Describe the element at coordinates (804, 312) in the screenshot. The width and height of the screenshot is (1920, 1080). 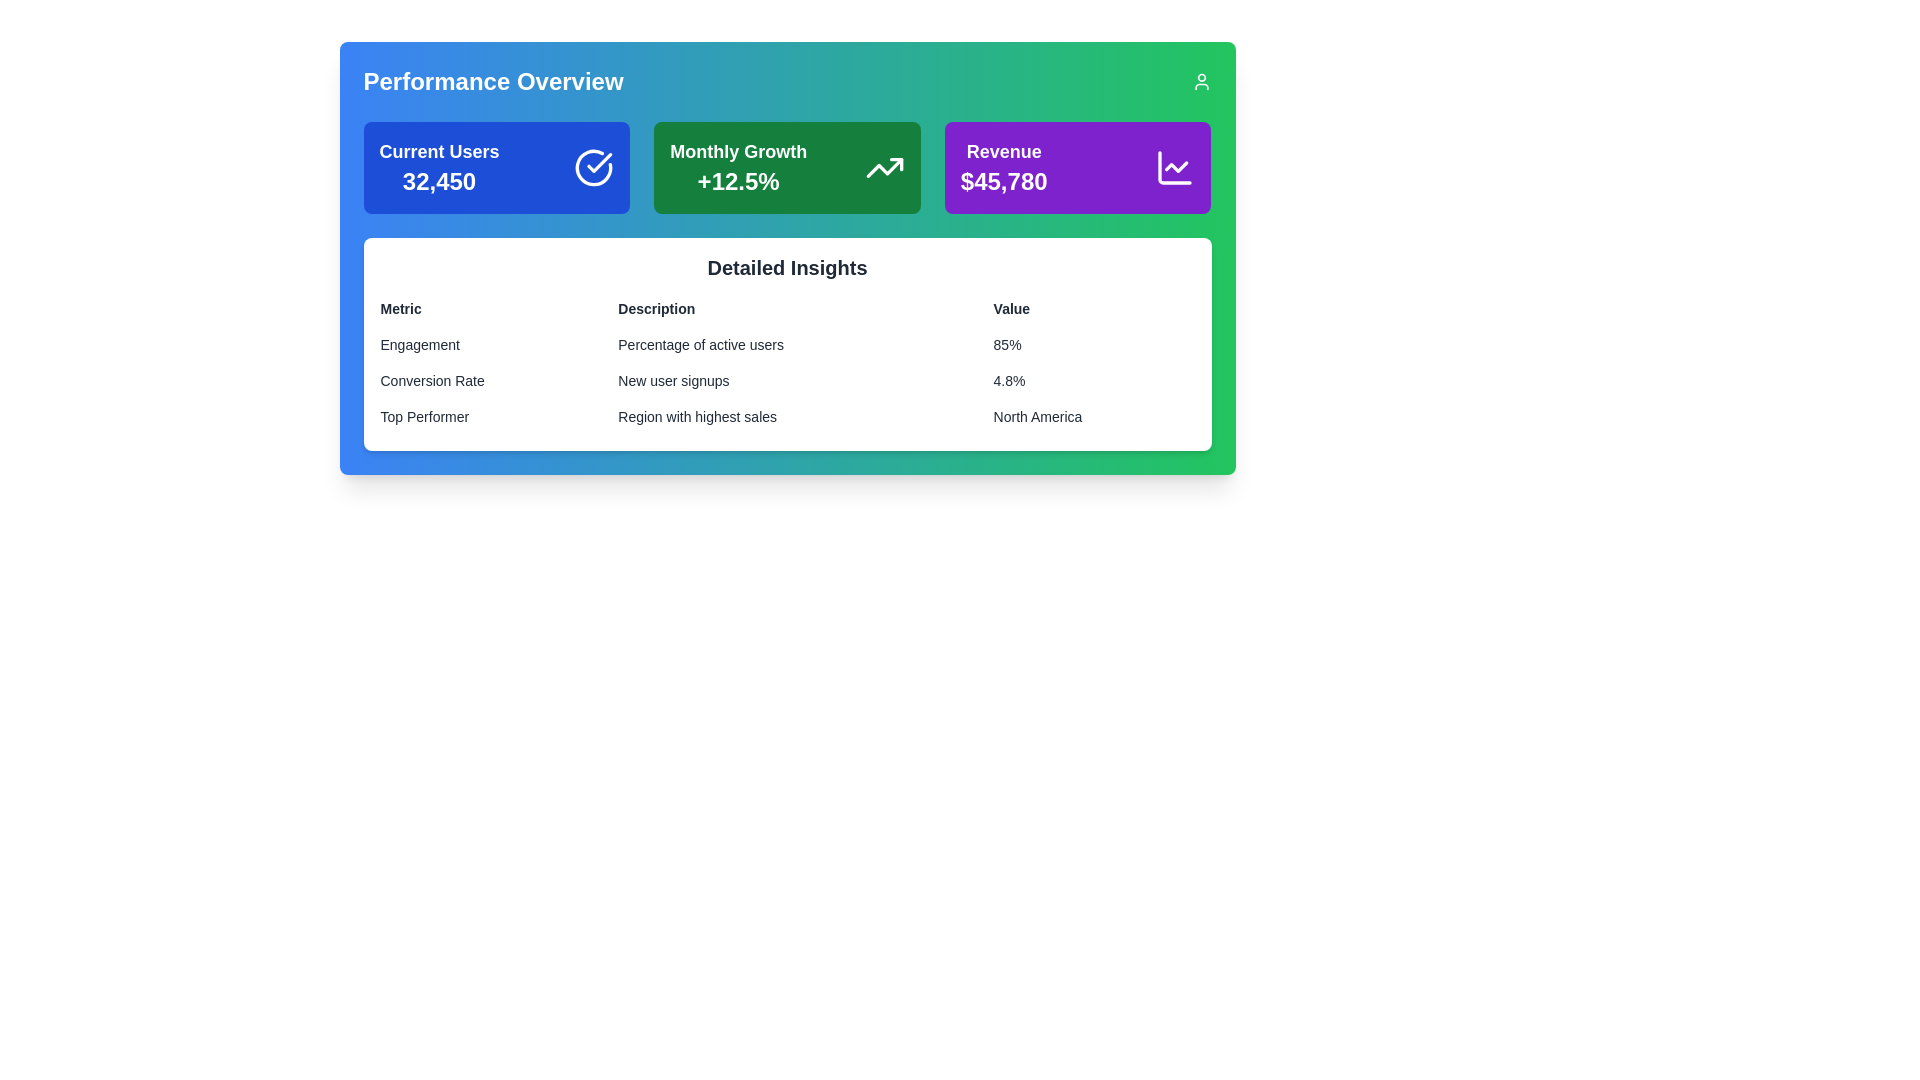
I see `the 'Description' text label` at that location.